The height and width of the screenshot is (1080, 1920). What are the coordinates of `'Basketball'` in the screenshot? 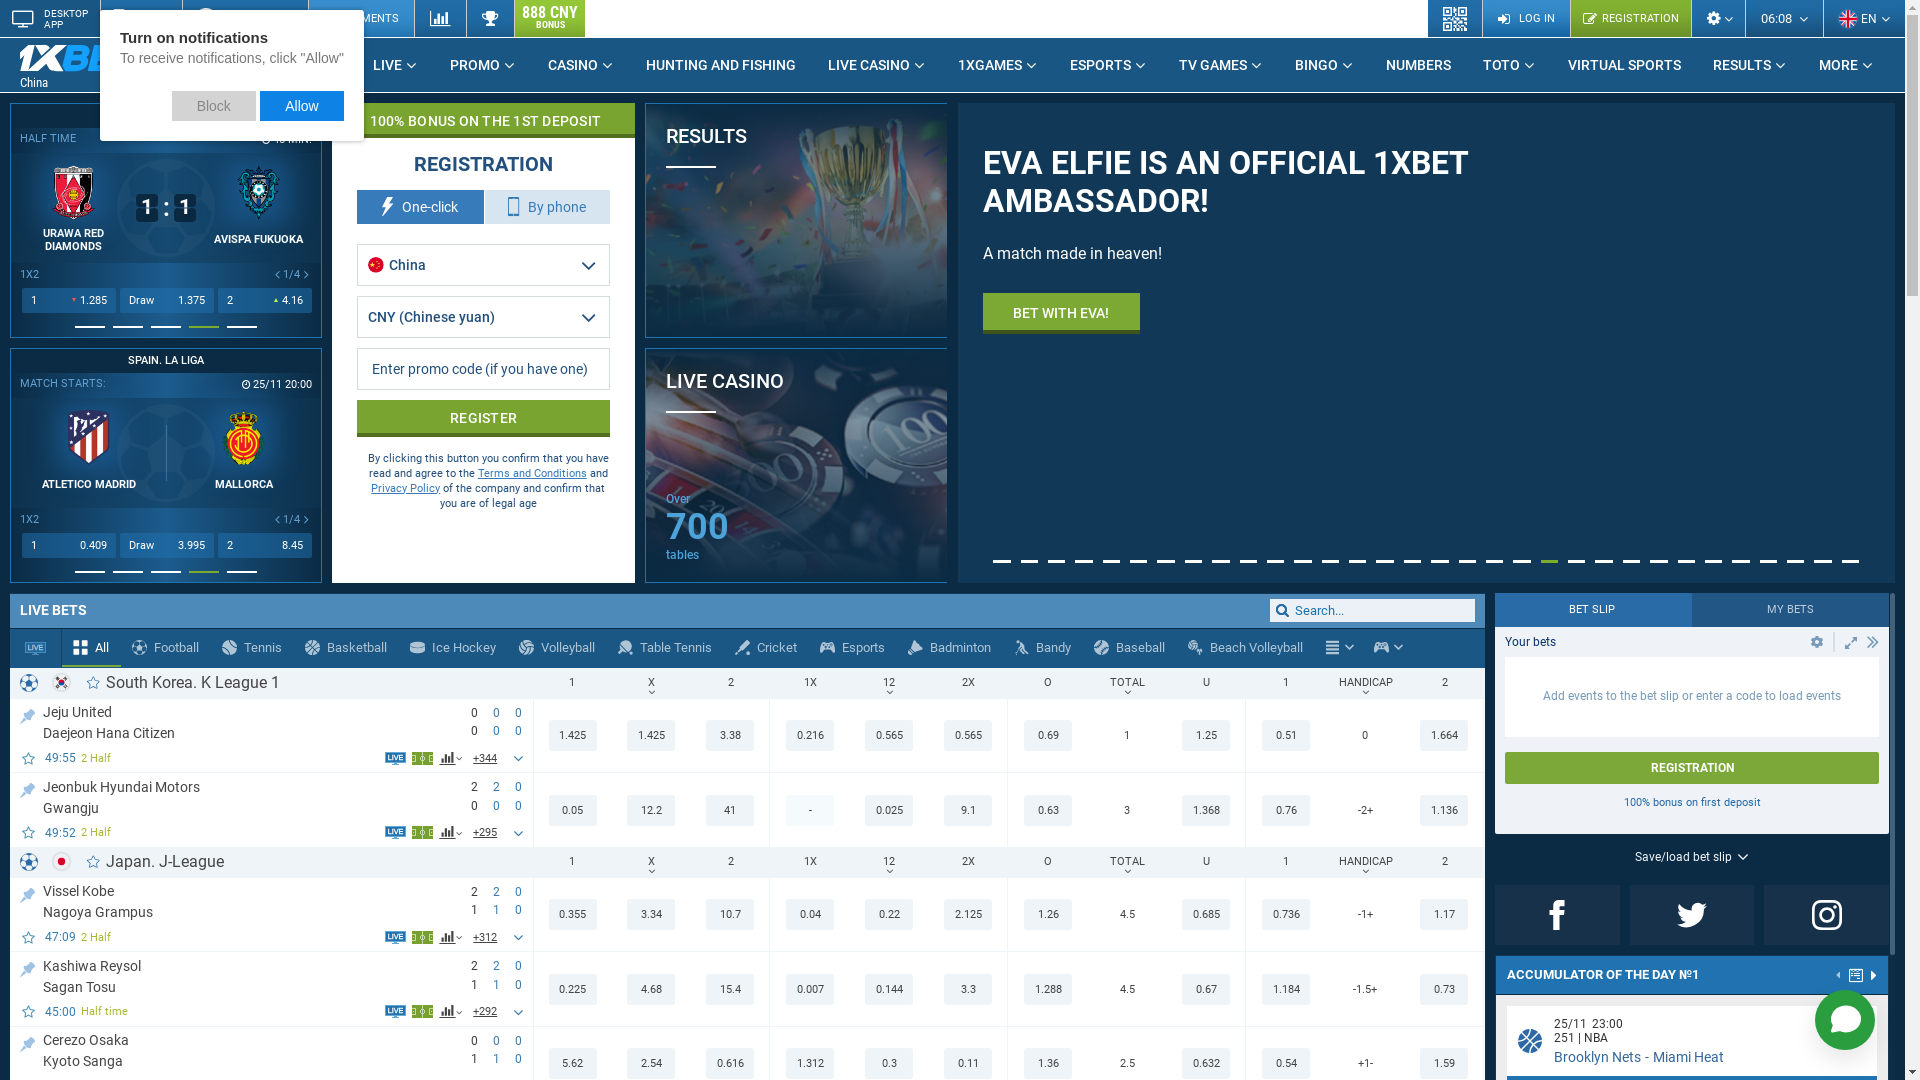 It's located at (346, 648).